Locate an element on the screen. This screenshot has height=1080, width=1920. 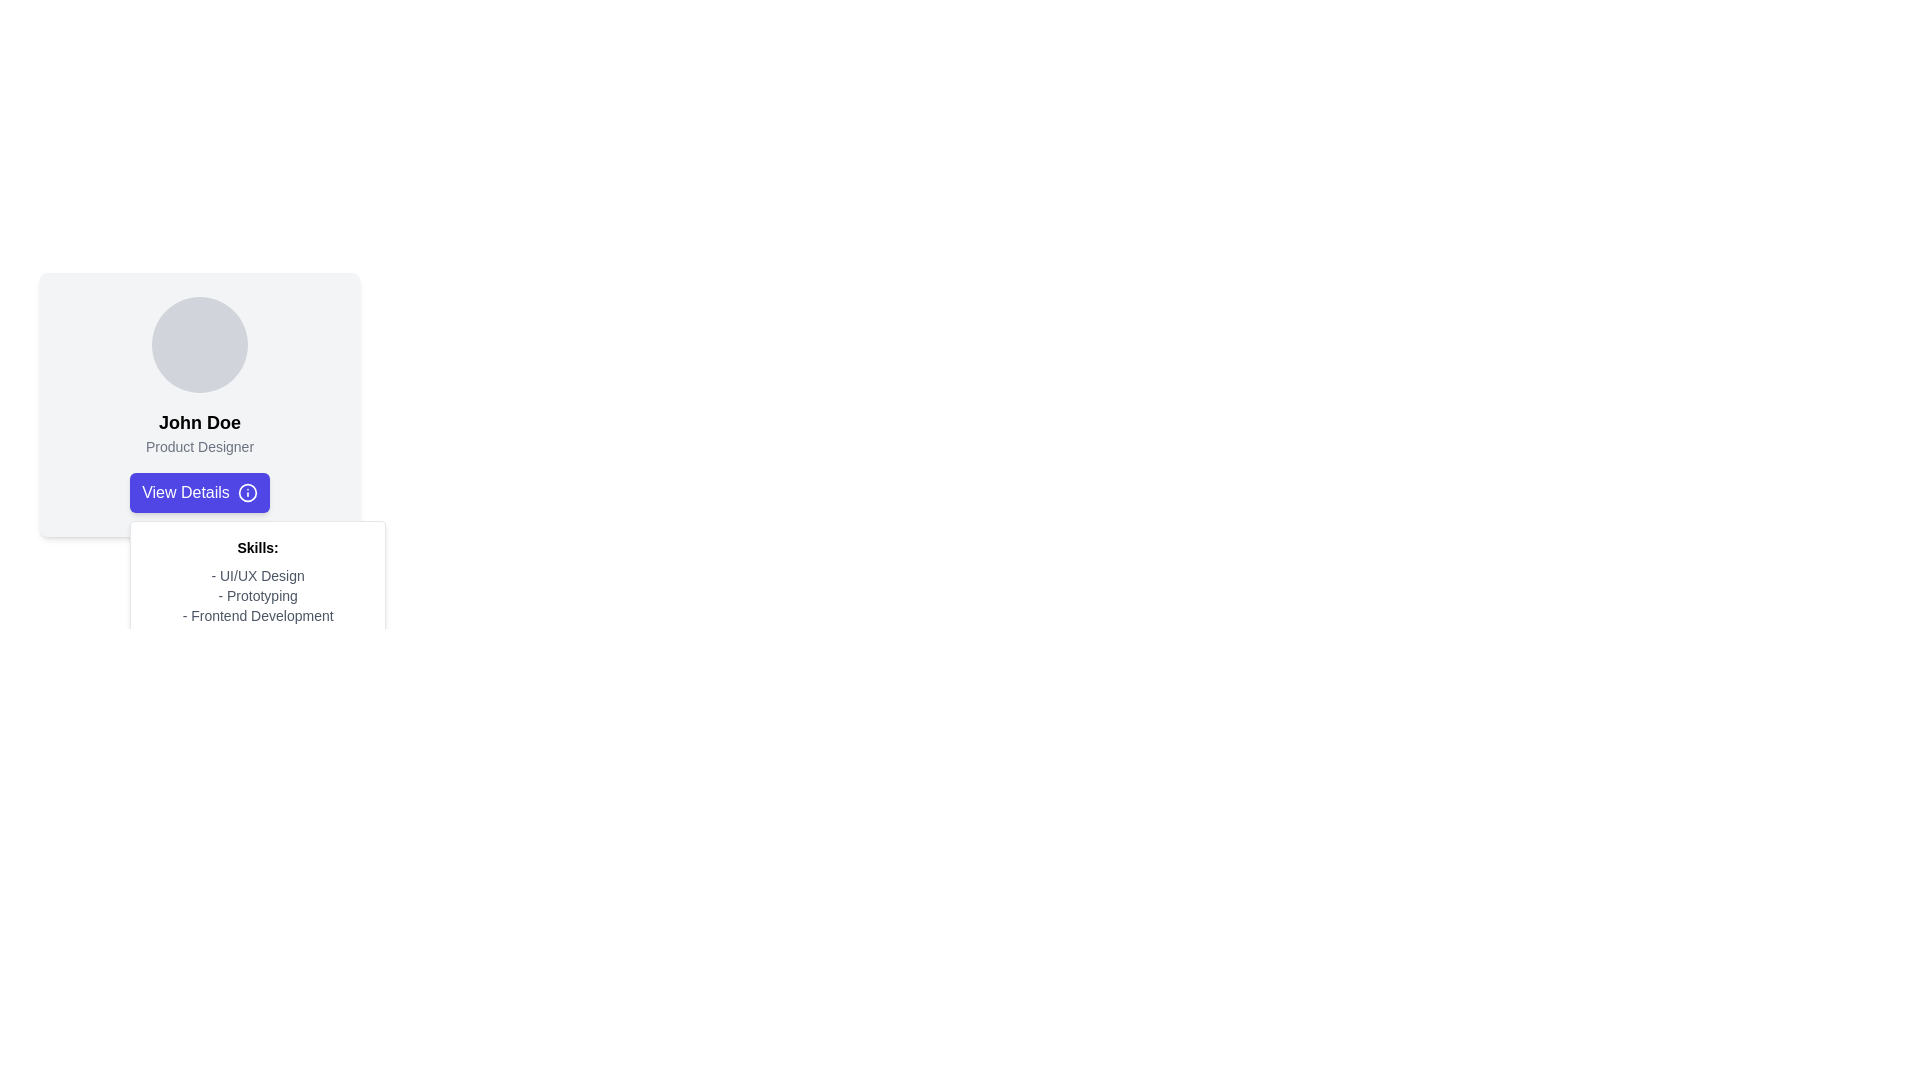
the second line of the skills list, which describes 'Prototyping', located under the 'Skills:' label and above 'Frontend Development' is located at coordinates (257, 595).